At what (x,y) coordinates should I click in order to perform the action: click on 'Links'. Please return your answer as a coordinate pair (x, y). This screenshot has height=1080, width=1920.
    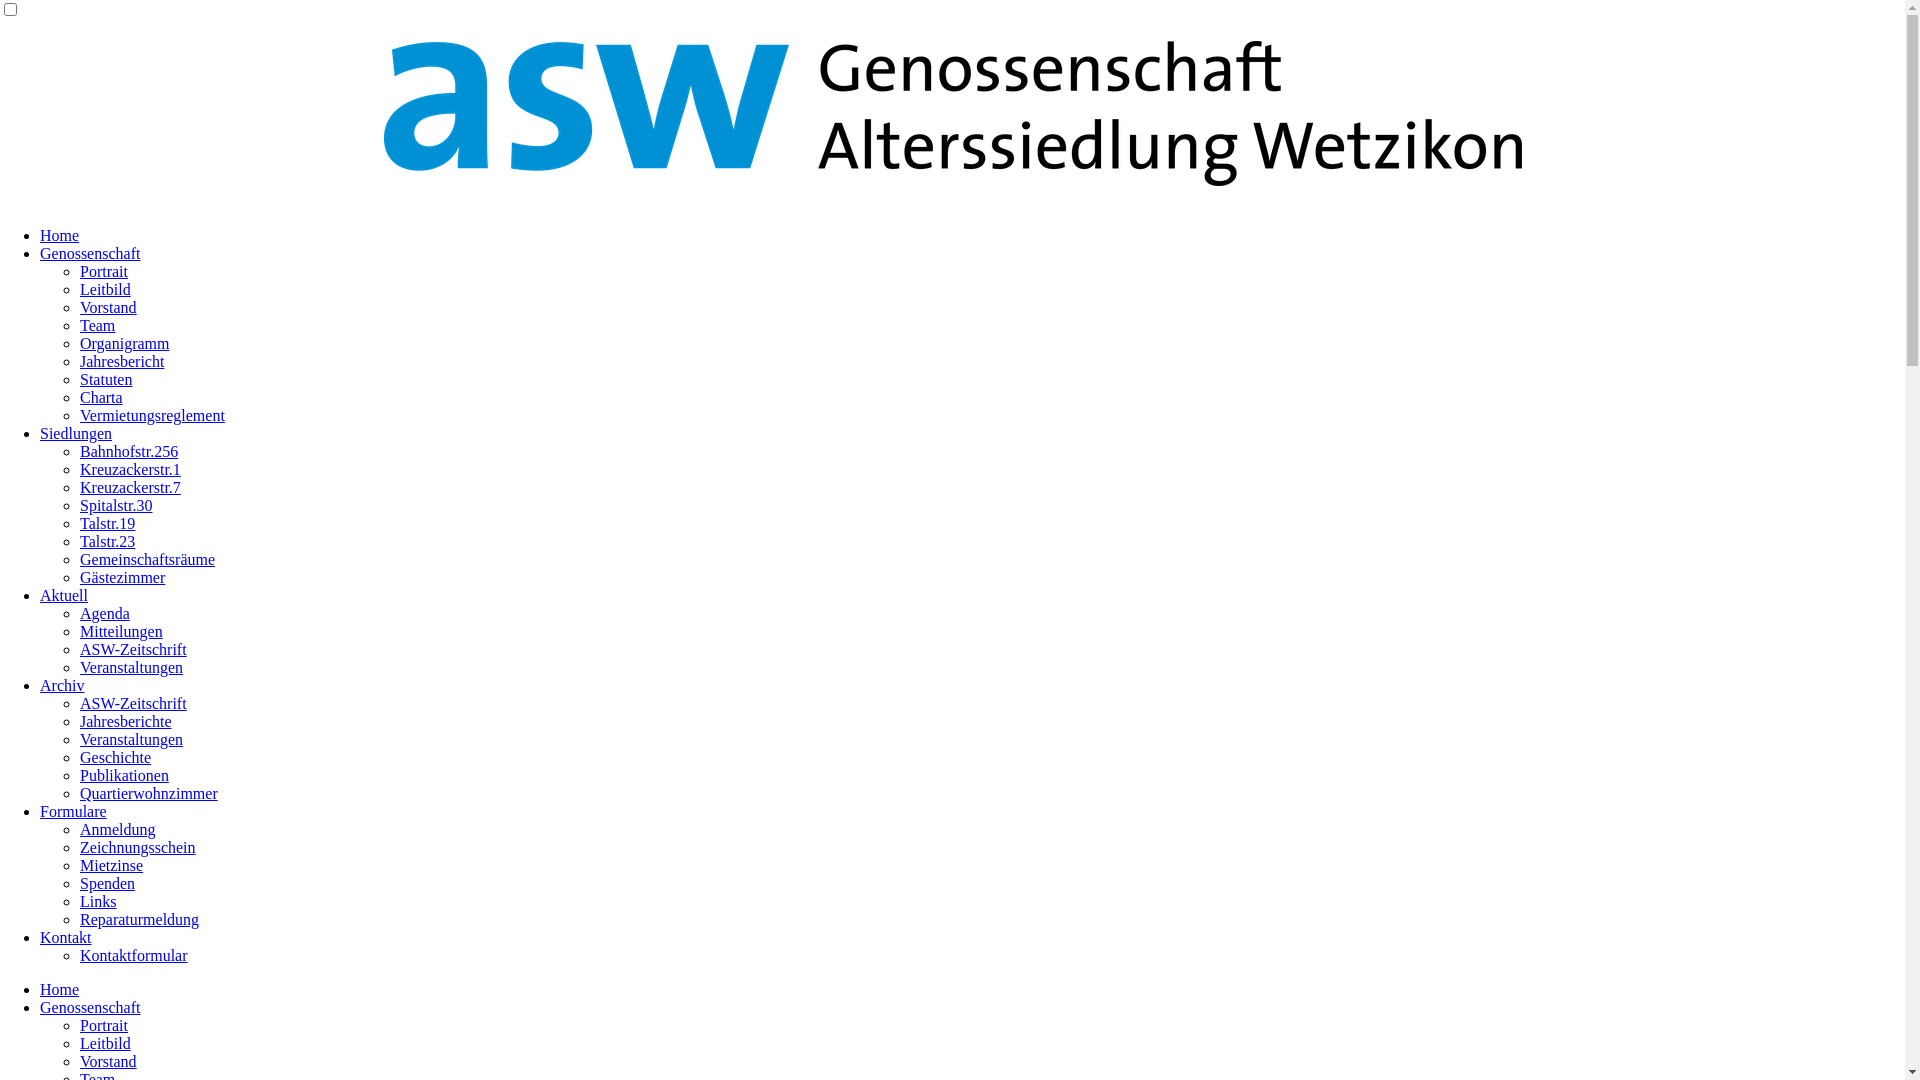
    Looking at the image, I should click on (96, 901).